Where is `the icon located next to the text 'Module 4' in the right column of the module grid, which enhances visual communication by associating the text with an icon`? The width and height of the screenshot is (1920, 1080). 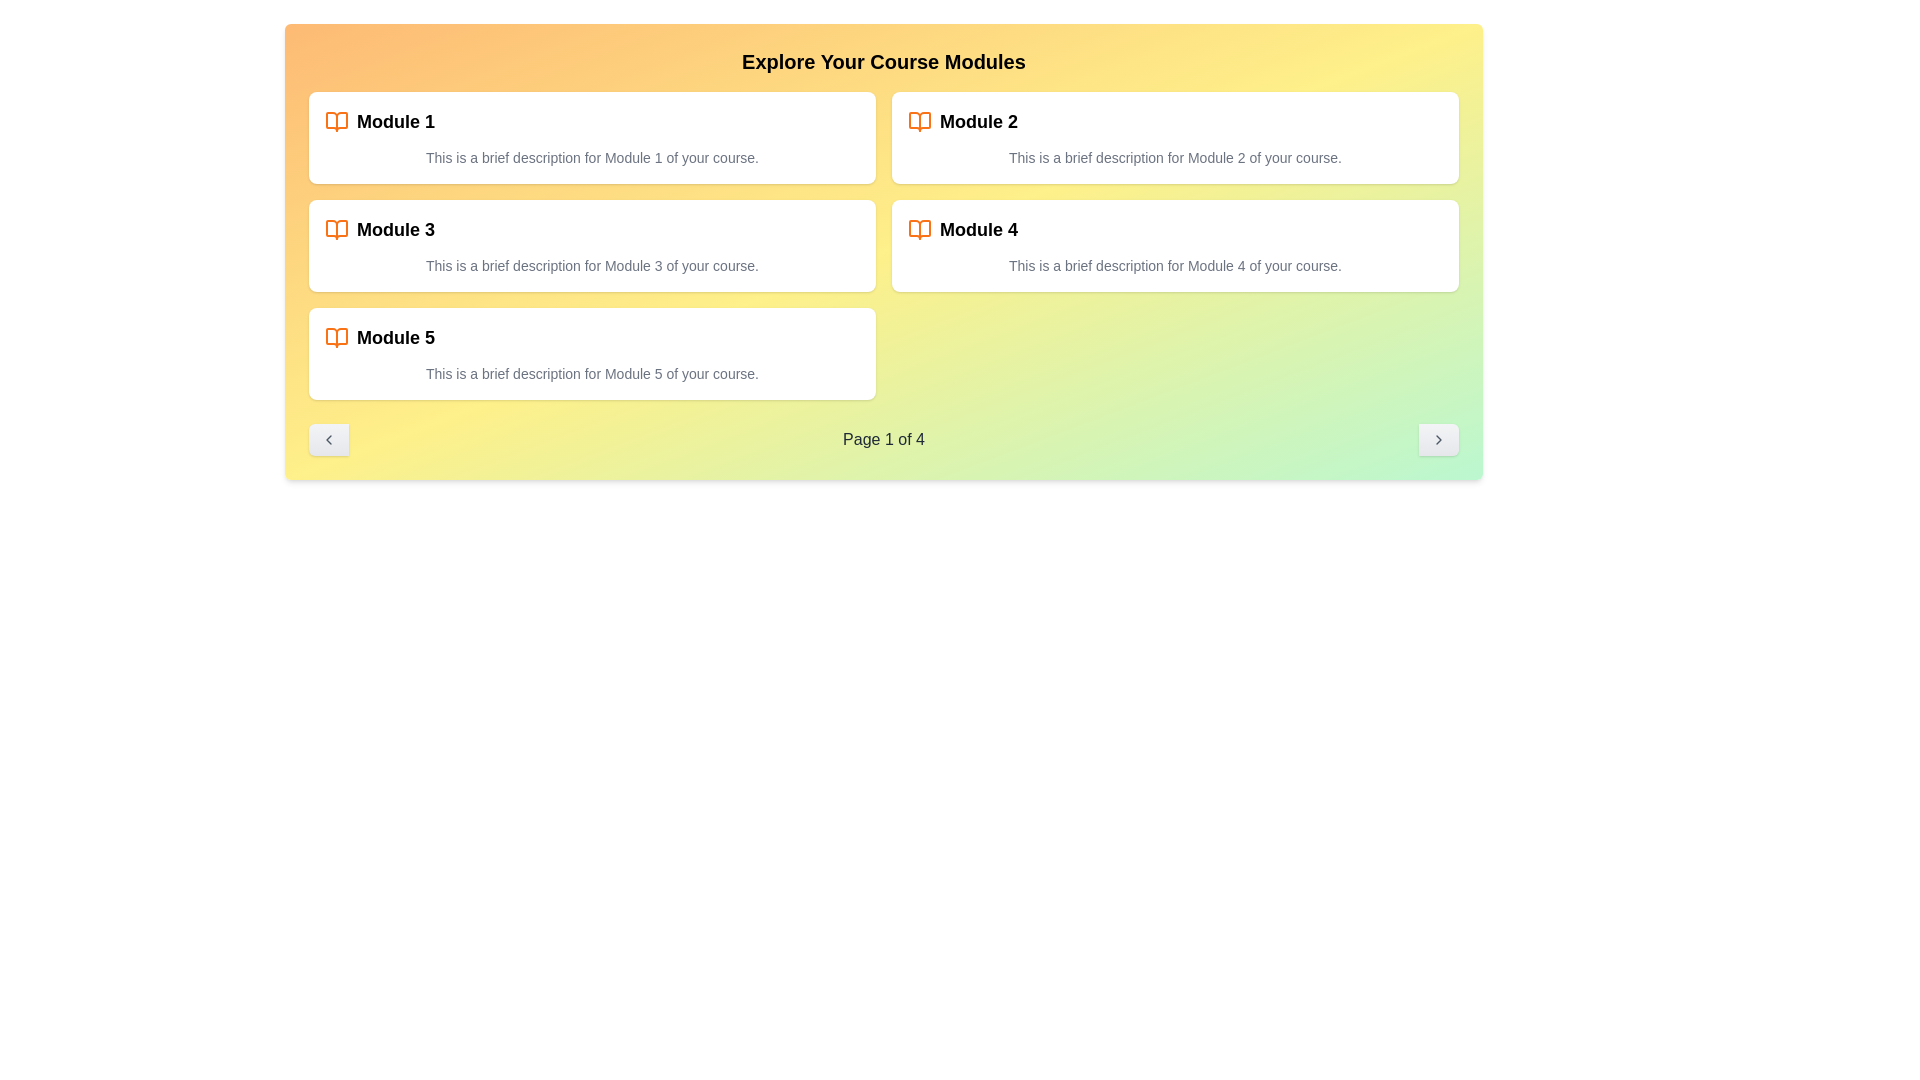
the icon located next to the text 'Module 4' in the right column of the module grid, which enhances visual communication by associating the text with an icon is located at coordinates (919, 229).